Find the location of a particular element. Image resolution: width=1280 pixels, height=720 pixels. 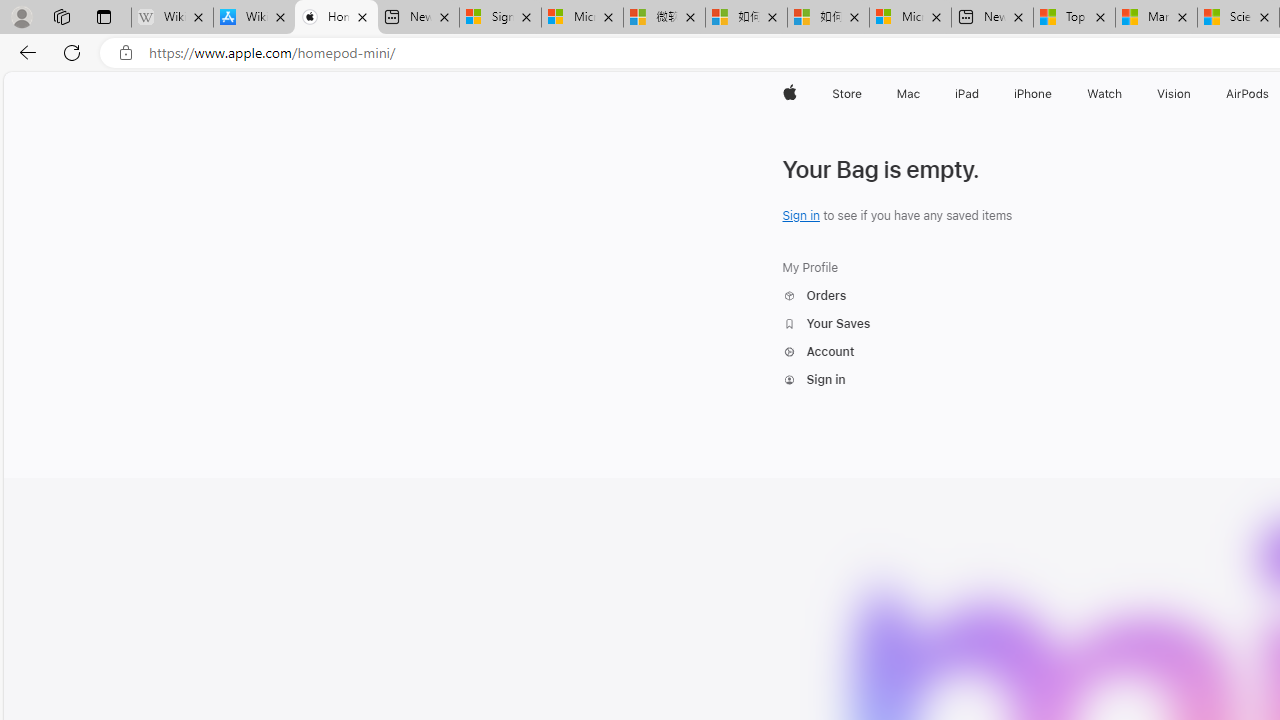

'AutomationID: Outlined' is located at coordinates (788, 380).